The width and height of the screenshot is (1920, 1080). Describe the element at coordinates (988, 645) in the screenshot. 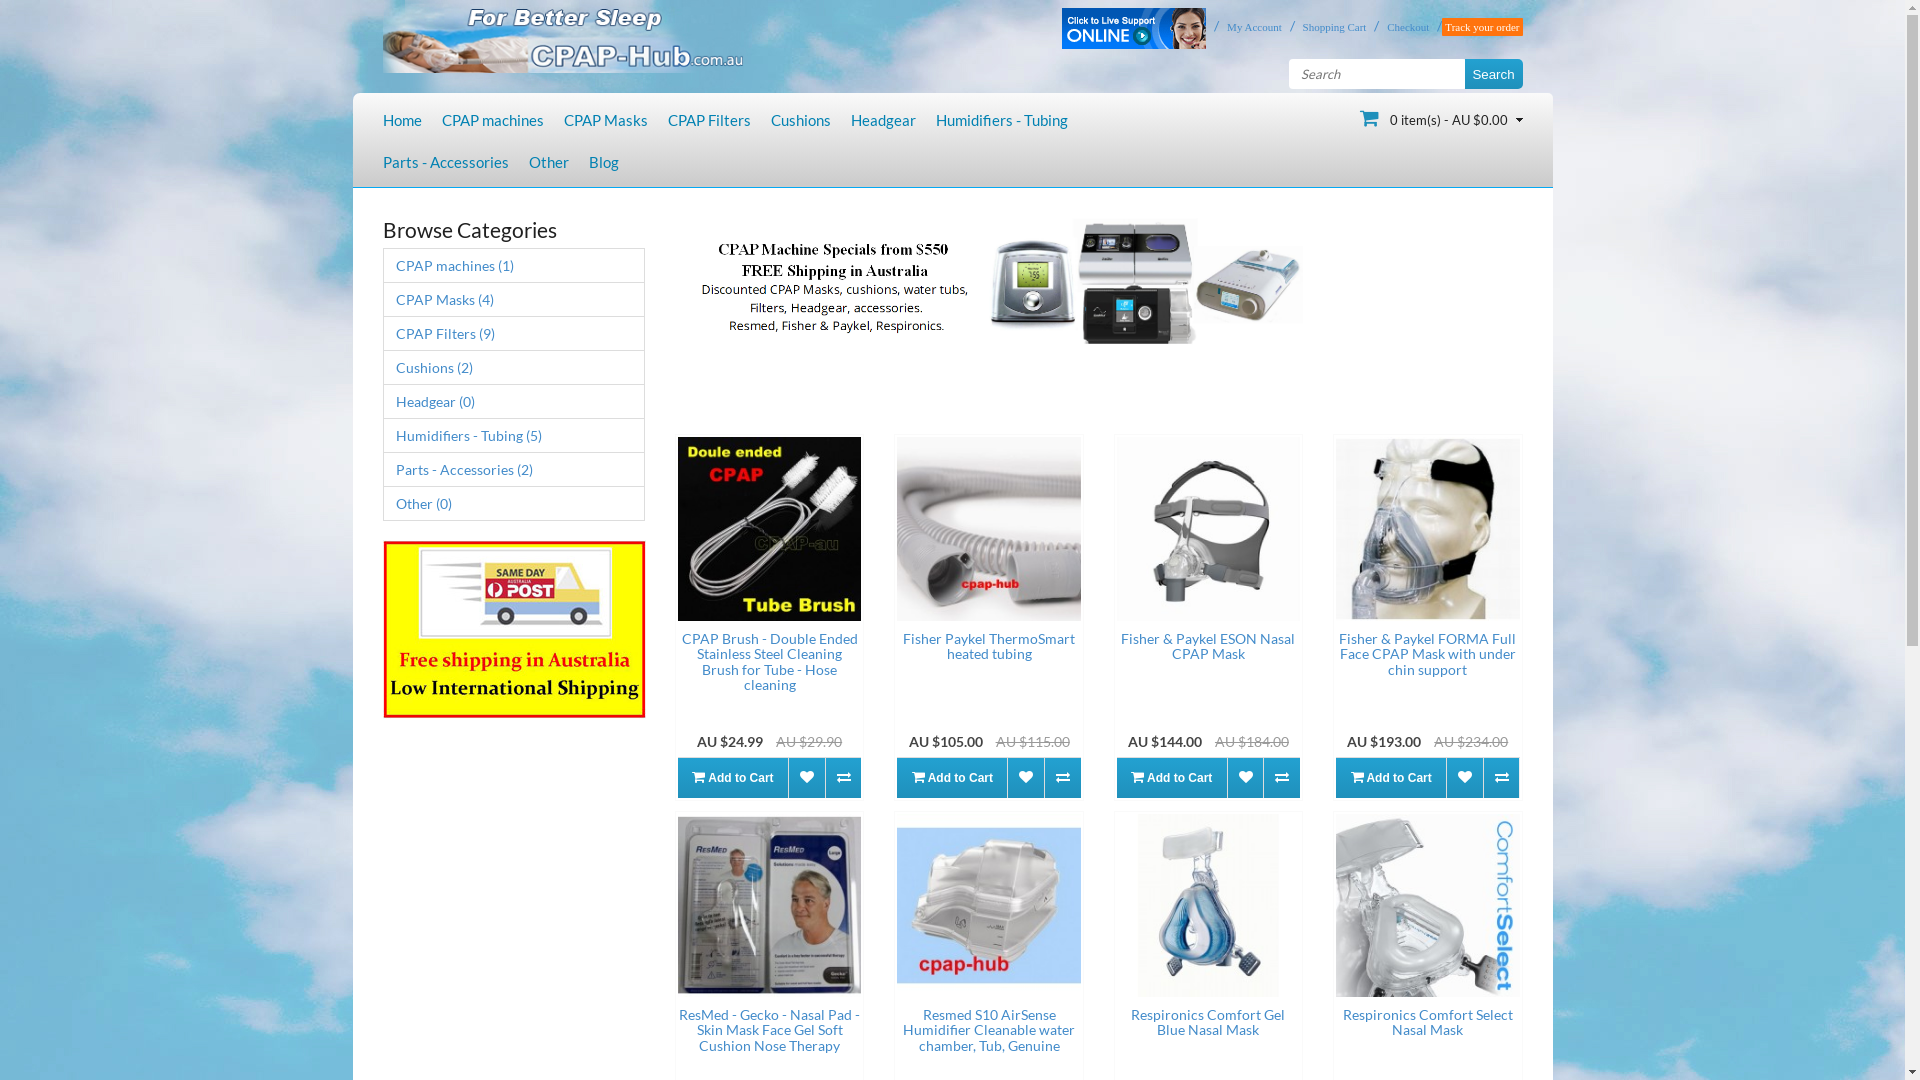

I see `'Fisher Paykel ThermoSmart heated tubing'` at that location.